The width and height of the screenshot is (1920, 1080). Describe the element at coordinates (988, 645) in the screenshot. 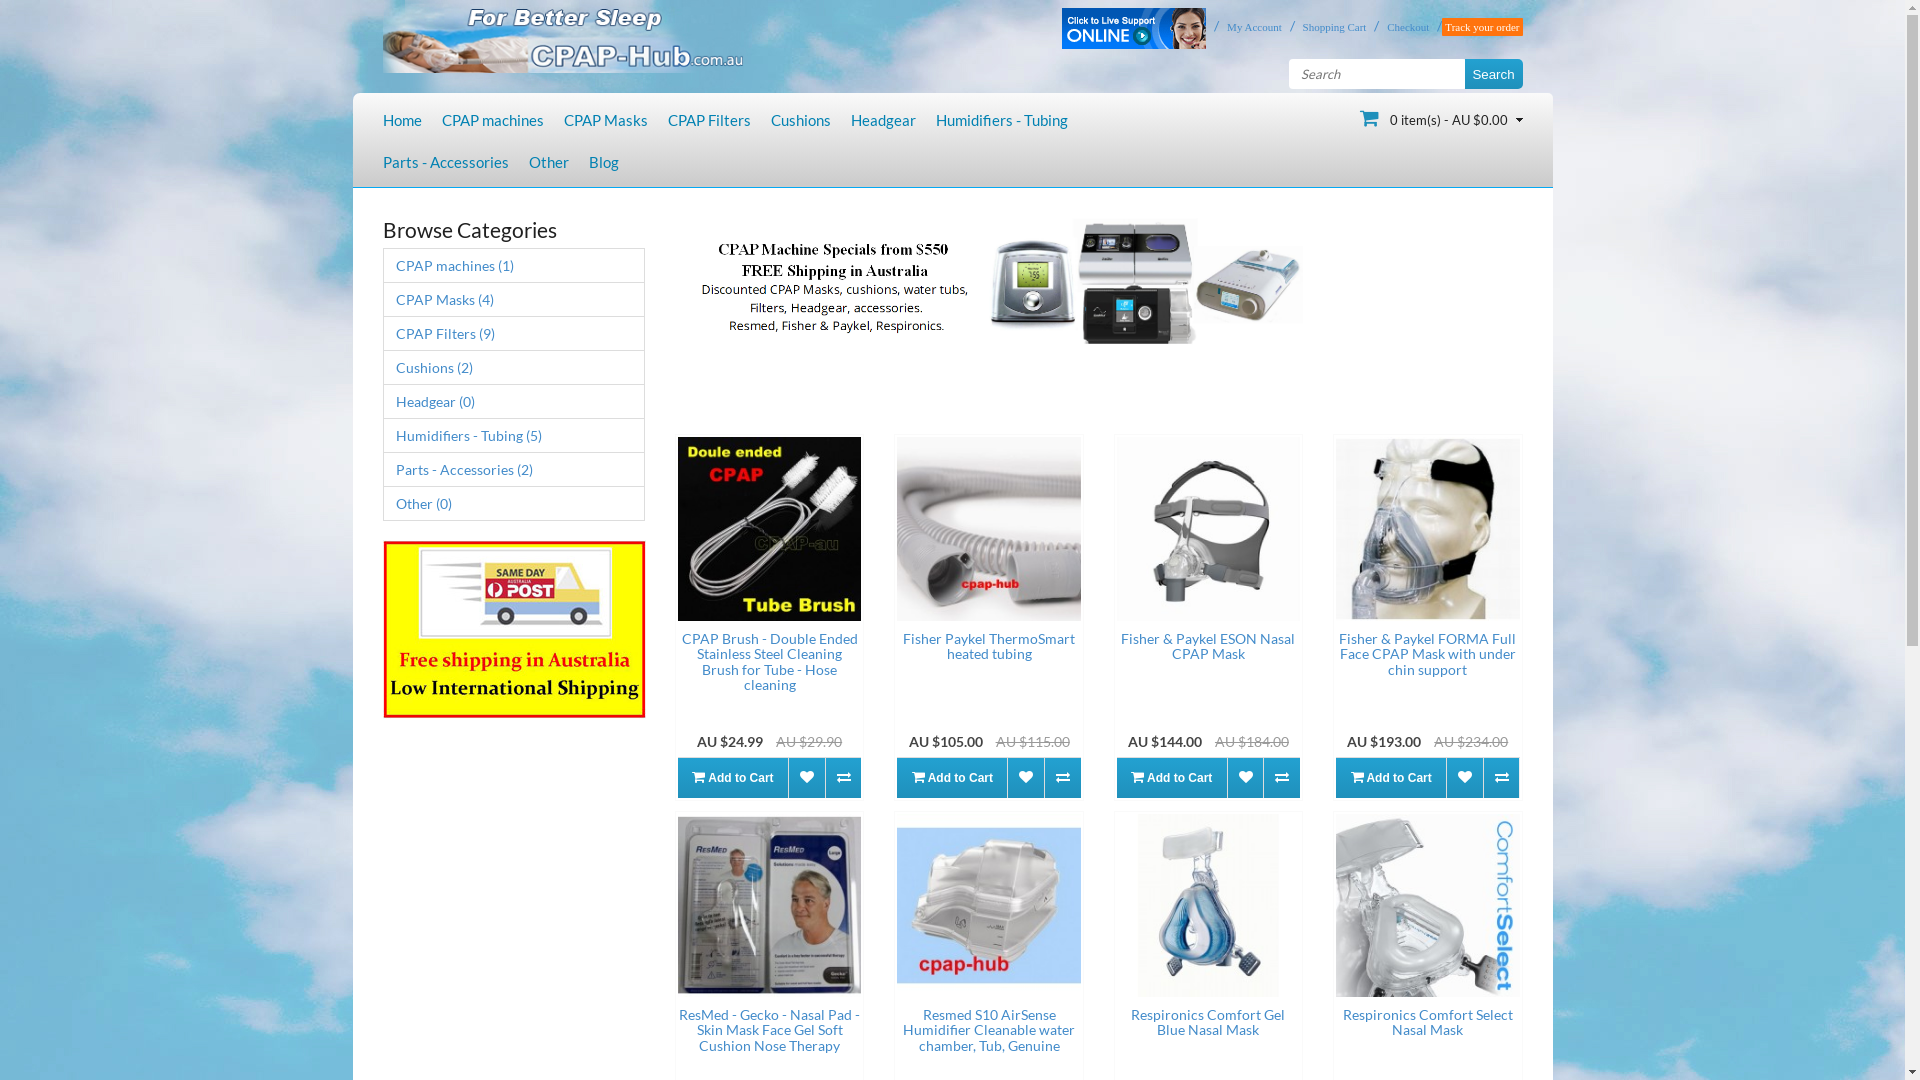

I see `'Fisher Paykel ThermoSmart heated tubing'` at that location.